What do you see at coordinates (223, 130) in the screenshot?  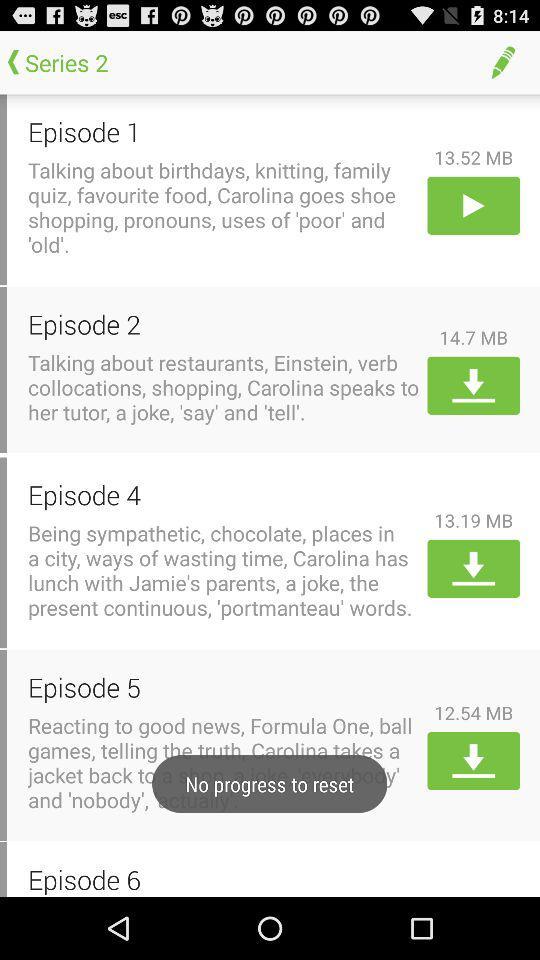 I see `item to the left of the 13.52 mb item` at bounding box center [223, 130].